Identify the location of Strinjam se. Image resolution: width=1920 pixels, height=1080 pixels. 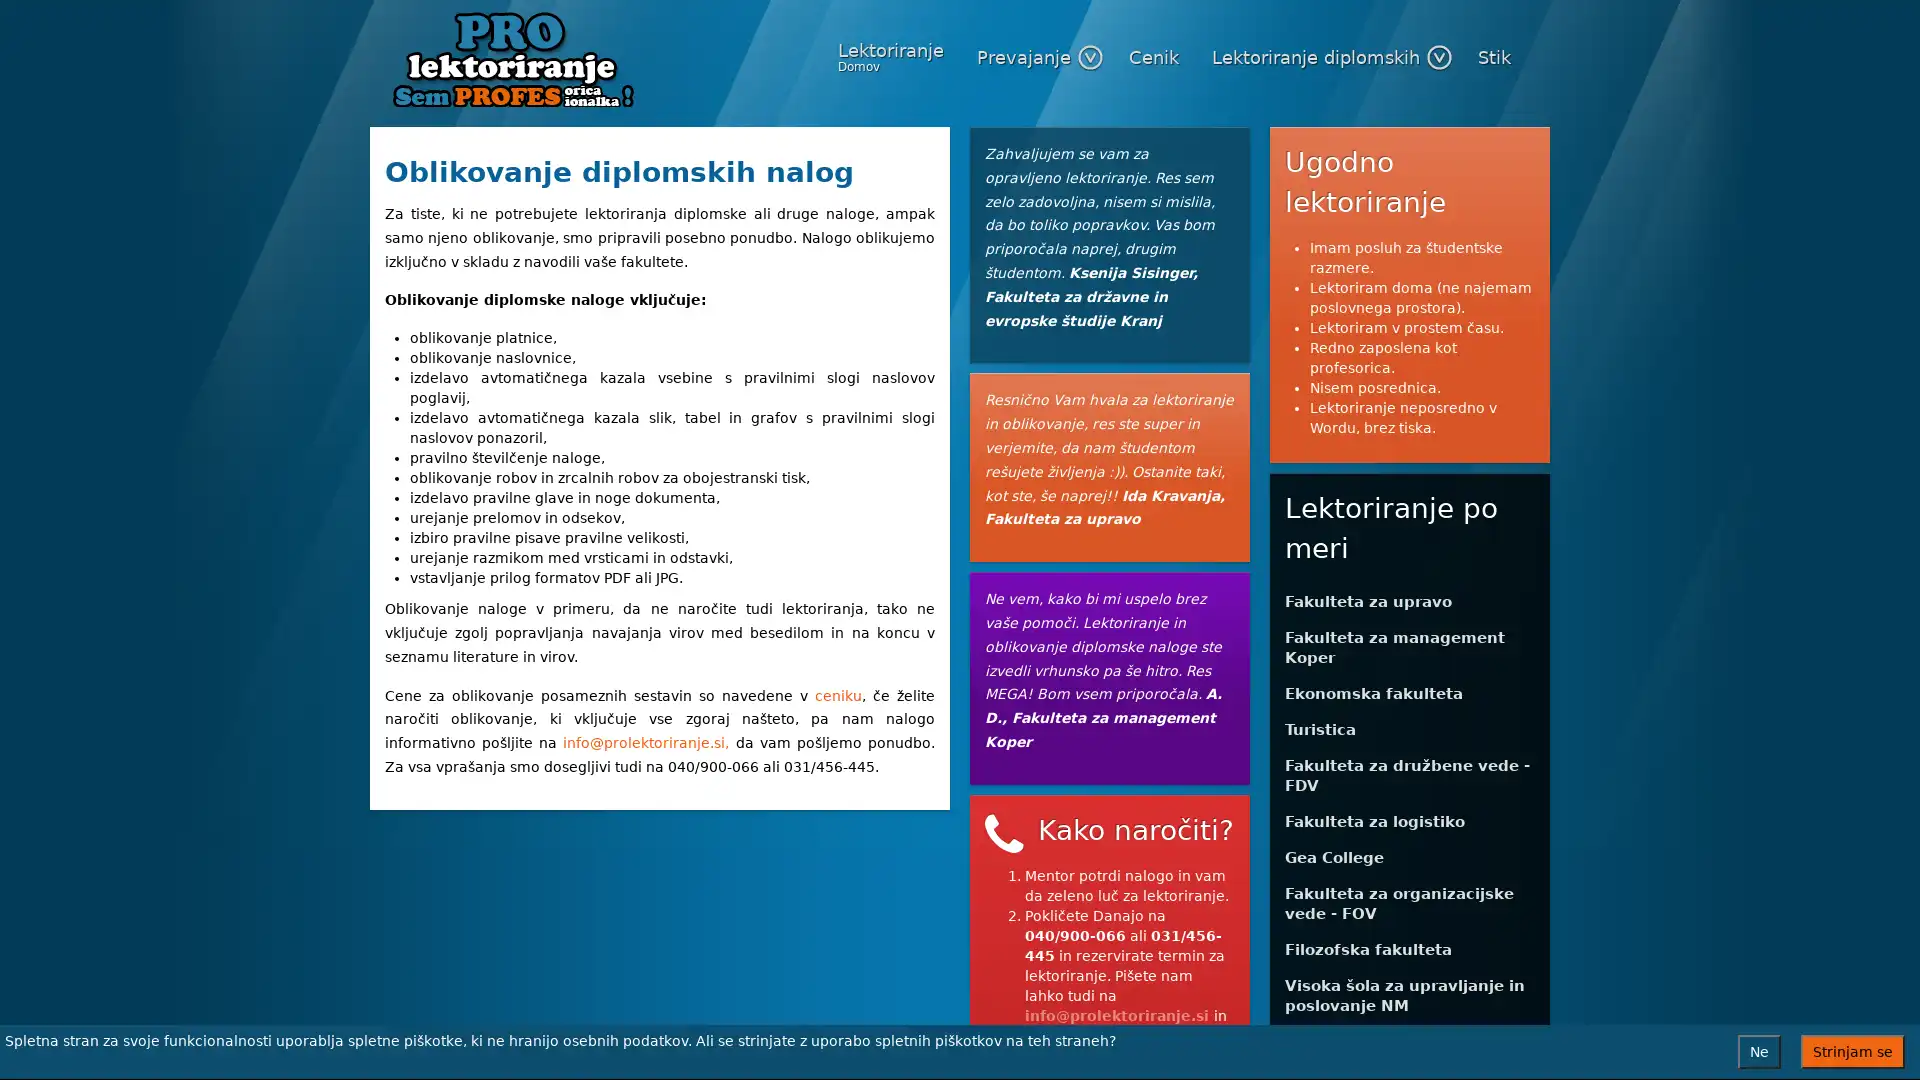
(1851, 1051).